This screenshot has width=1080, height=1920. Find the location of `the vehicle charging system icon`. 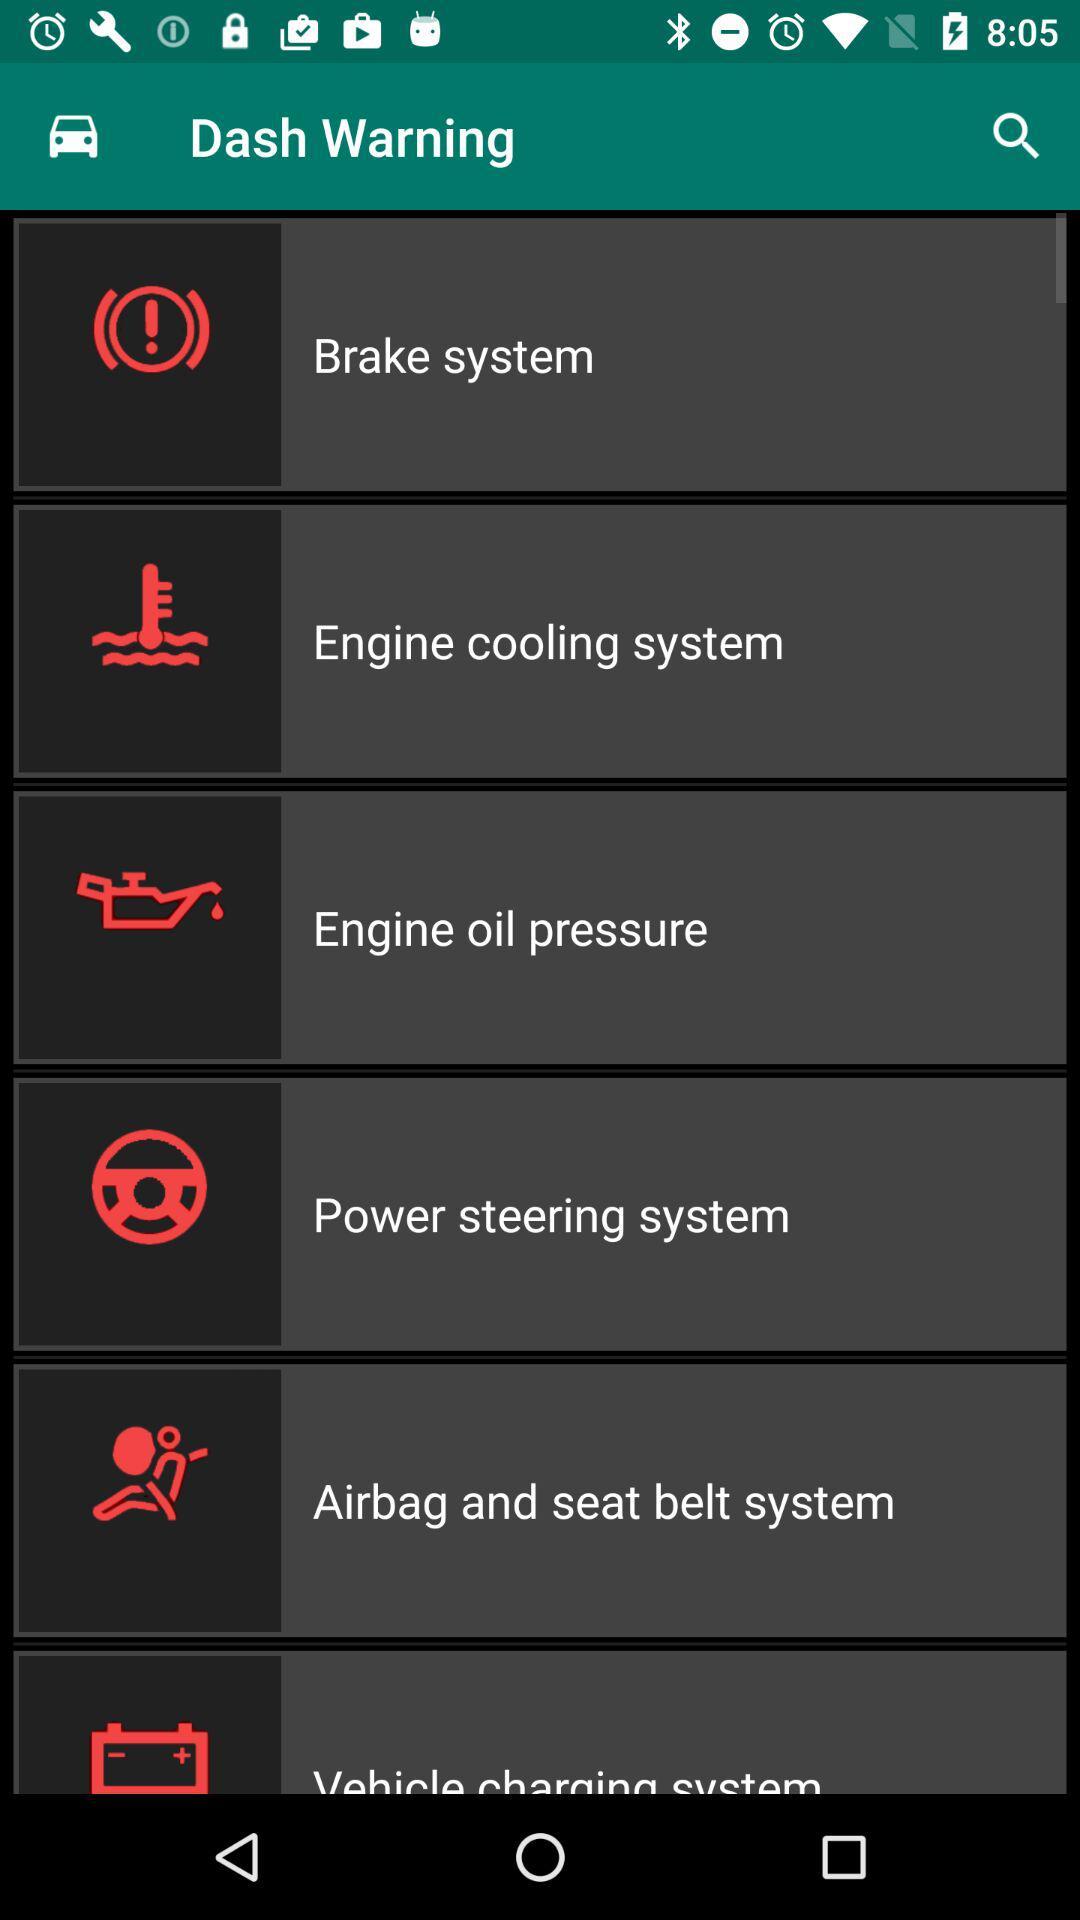

the vehicle charging system icon is located at coordinates (688, 1721).